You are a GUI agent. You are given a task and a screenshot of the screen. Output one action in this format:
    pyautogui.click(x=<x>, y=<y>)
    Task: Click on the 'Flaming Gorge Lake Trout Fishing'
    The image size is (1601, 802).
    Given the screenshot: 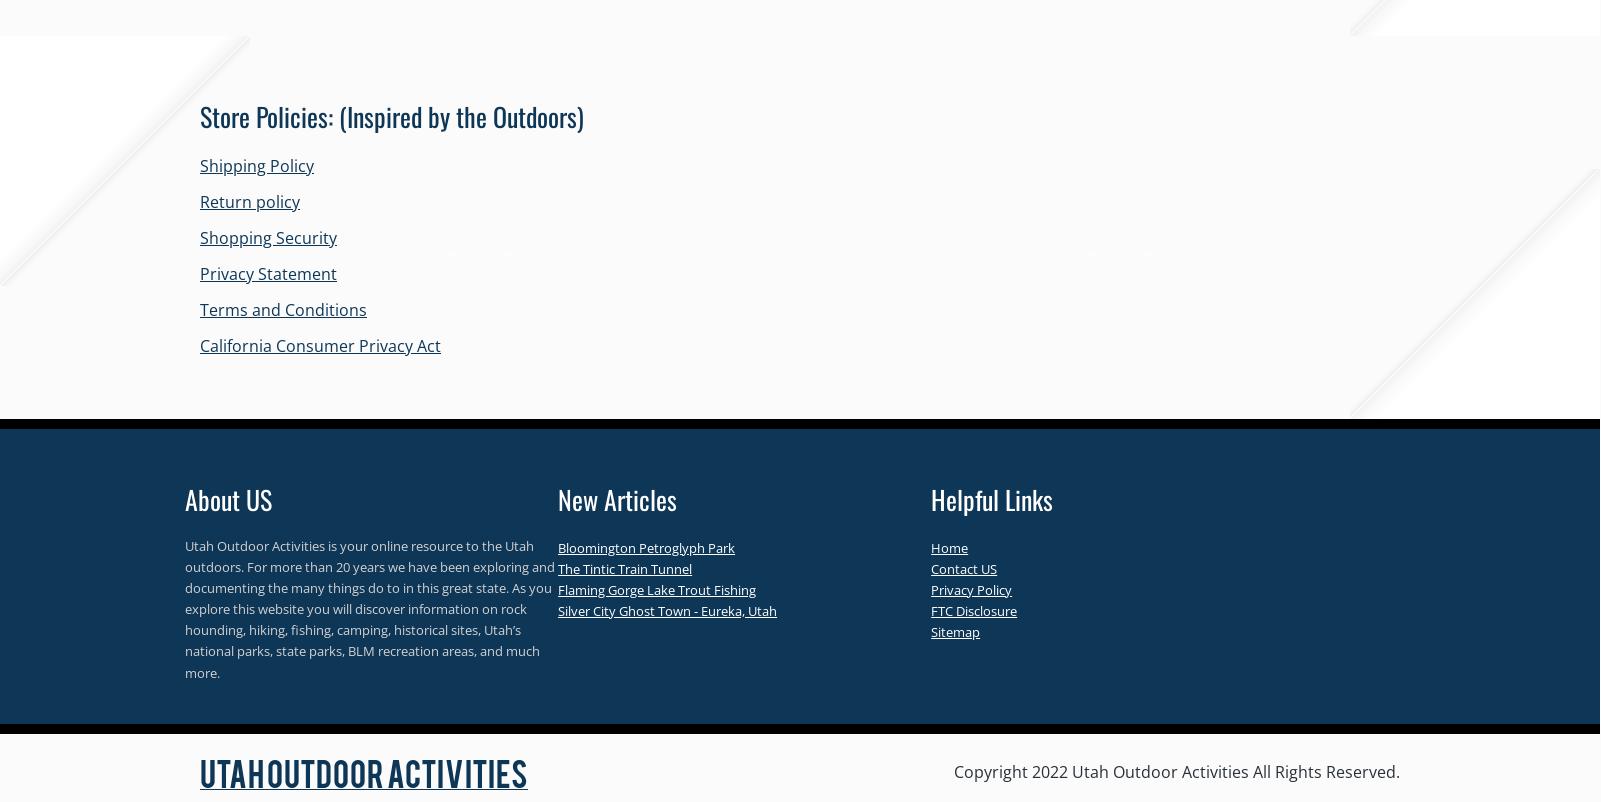 What is the action you would take?
    pyautogui.click(x=656, y=590)
    